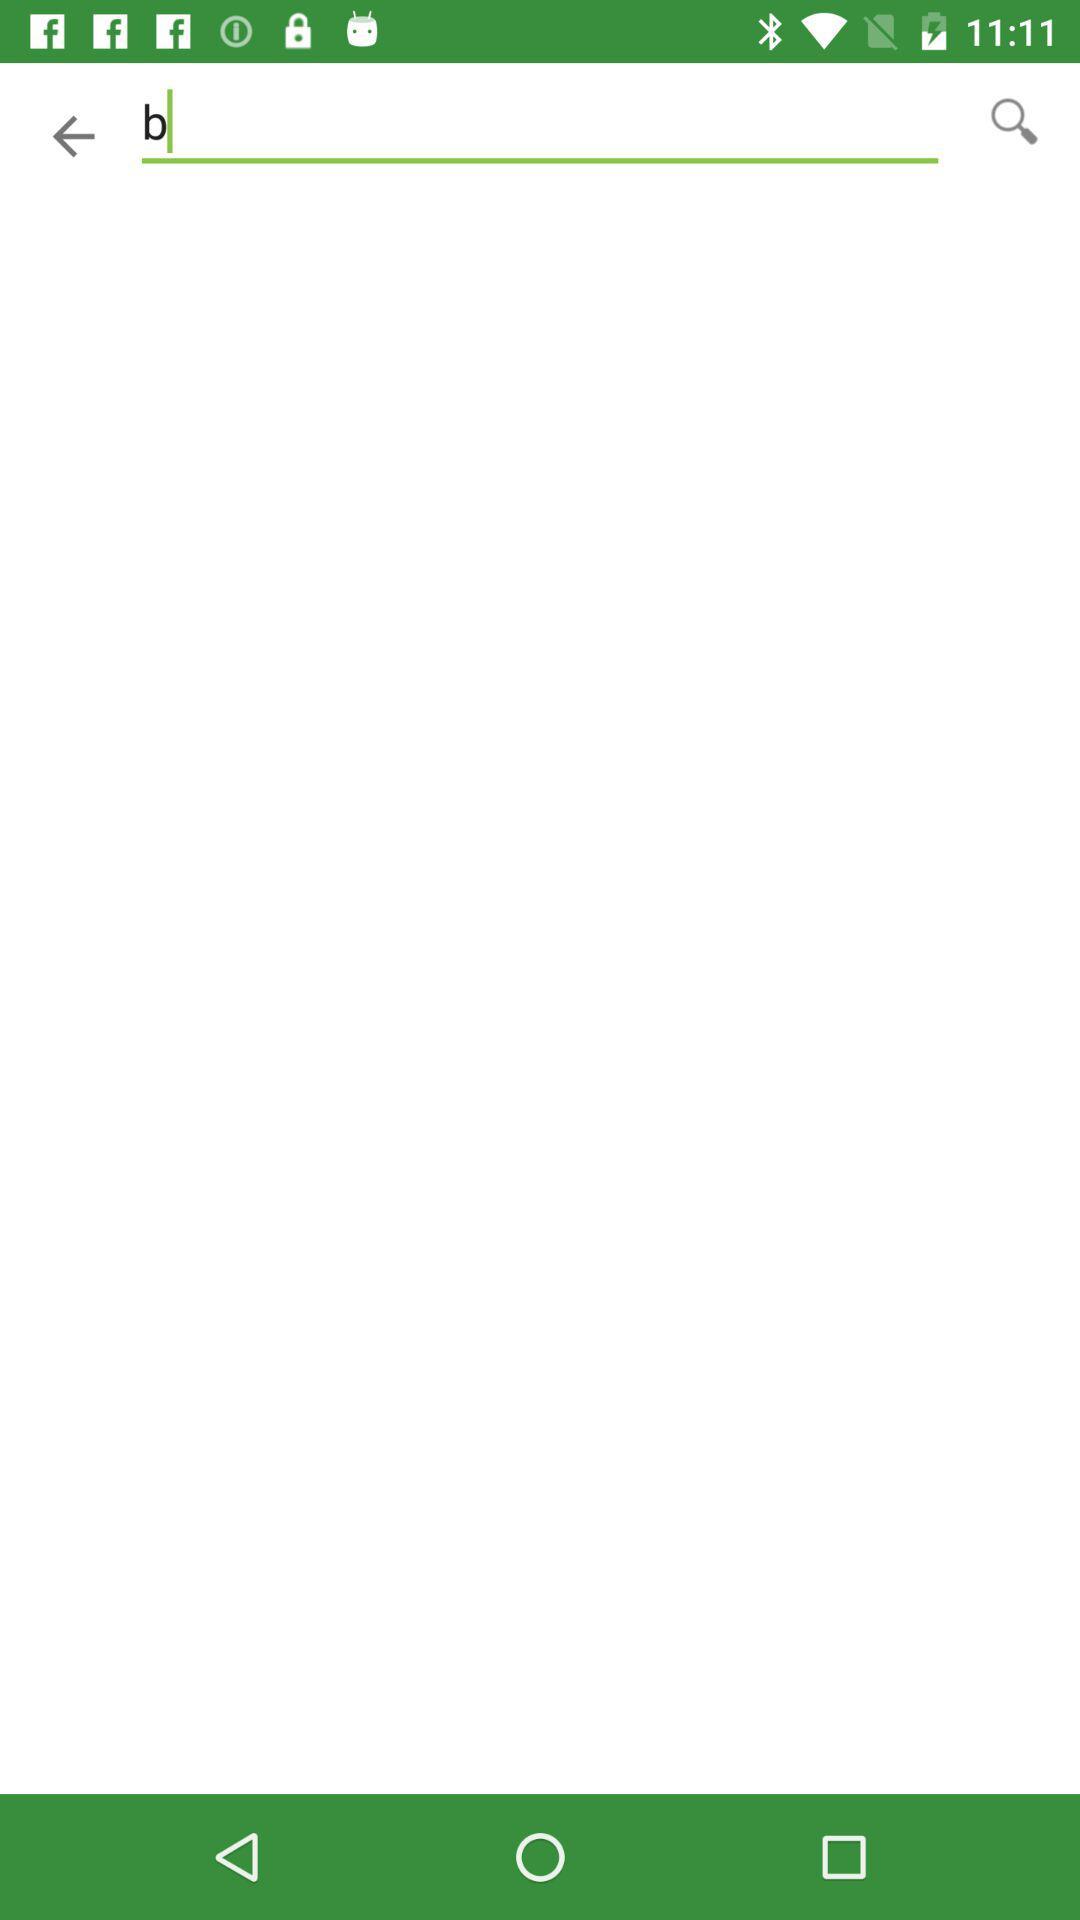  I want to click on the search icon, so click(1014, 119).